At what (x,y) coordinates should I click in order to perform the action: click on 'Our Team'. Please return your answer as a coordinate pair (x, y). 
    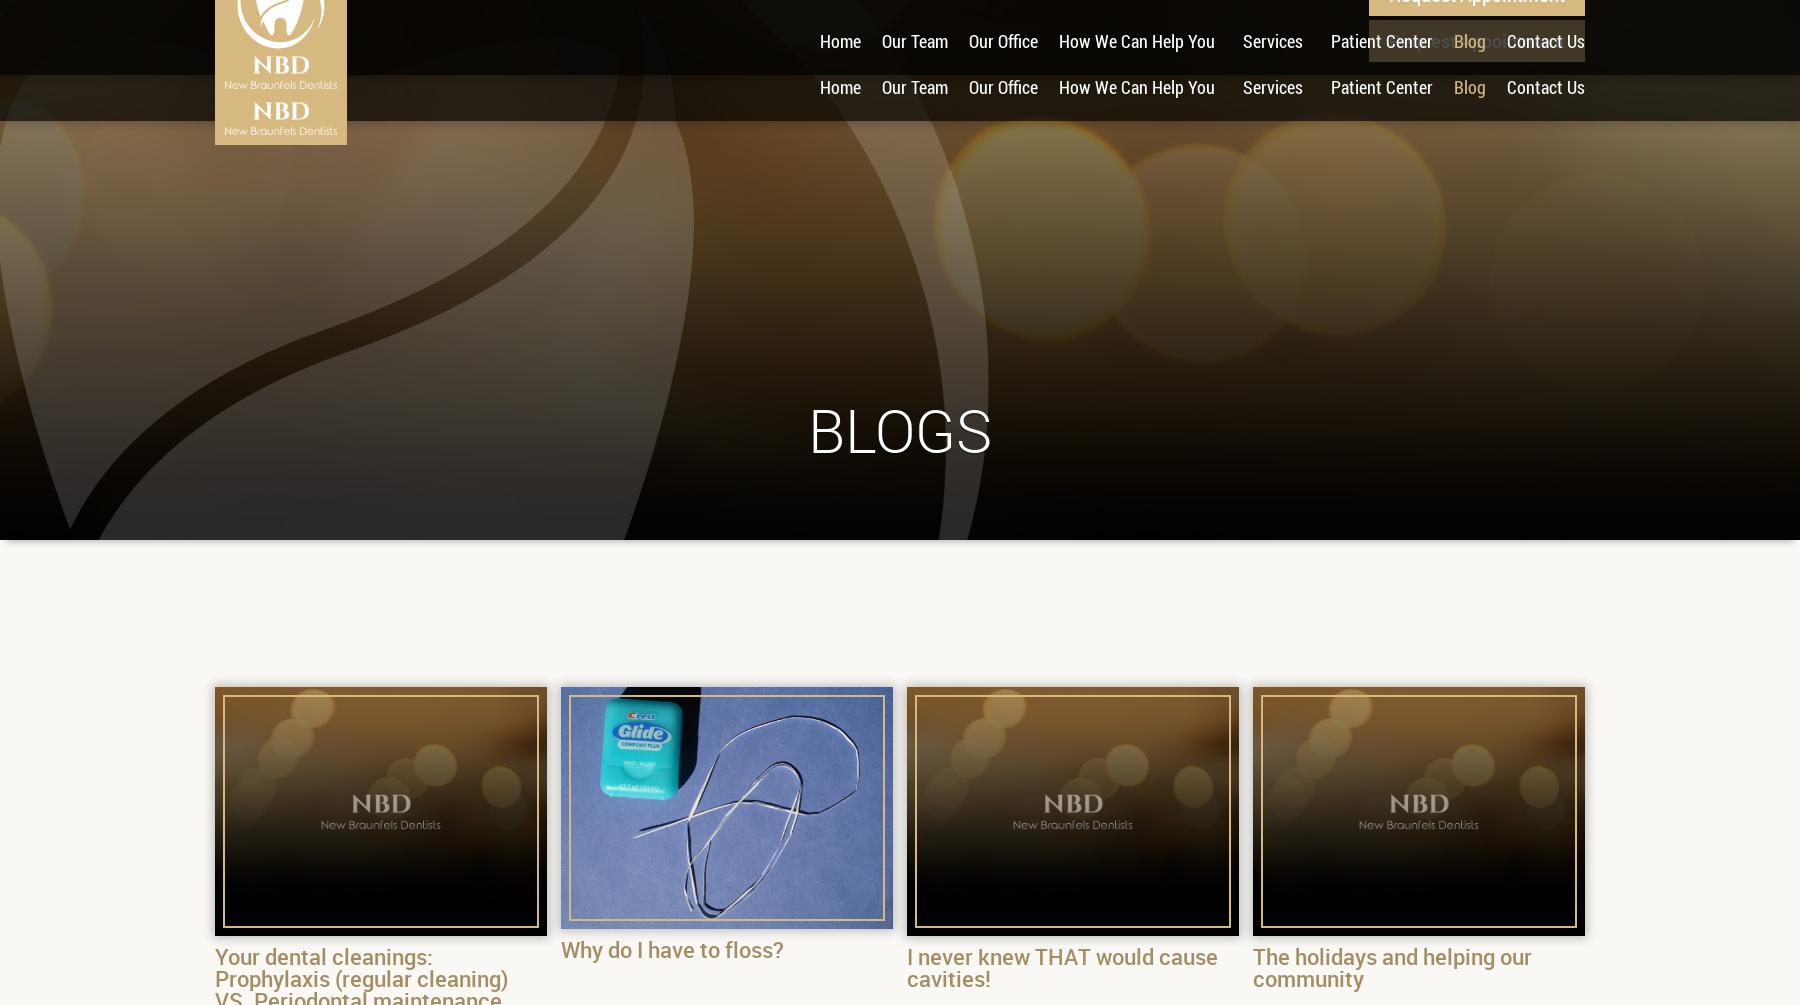
    Looking at the image, I should click on (913, 87).